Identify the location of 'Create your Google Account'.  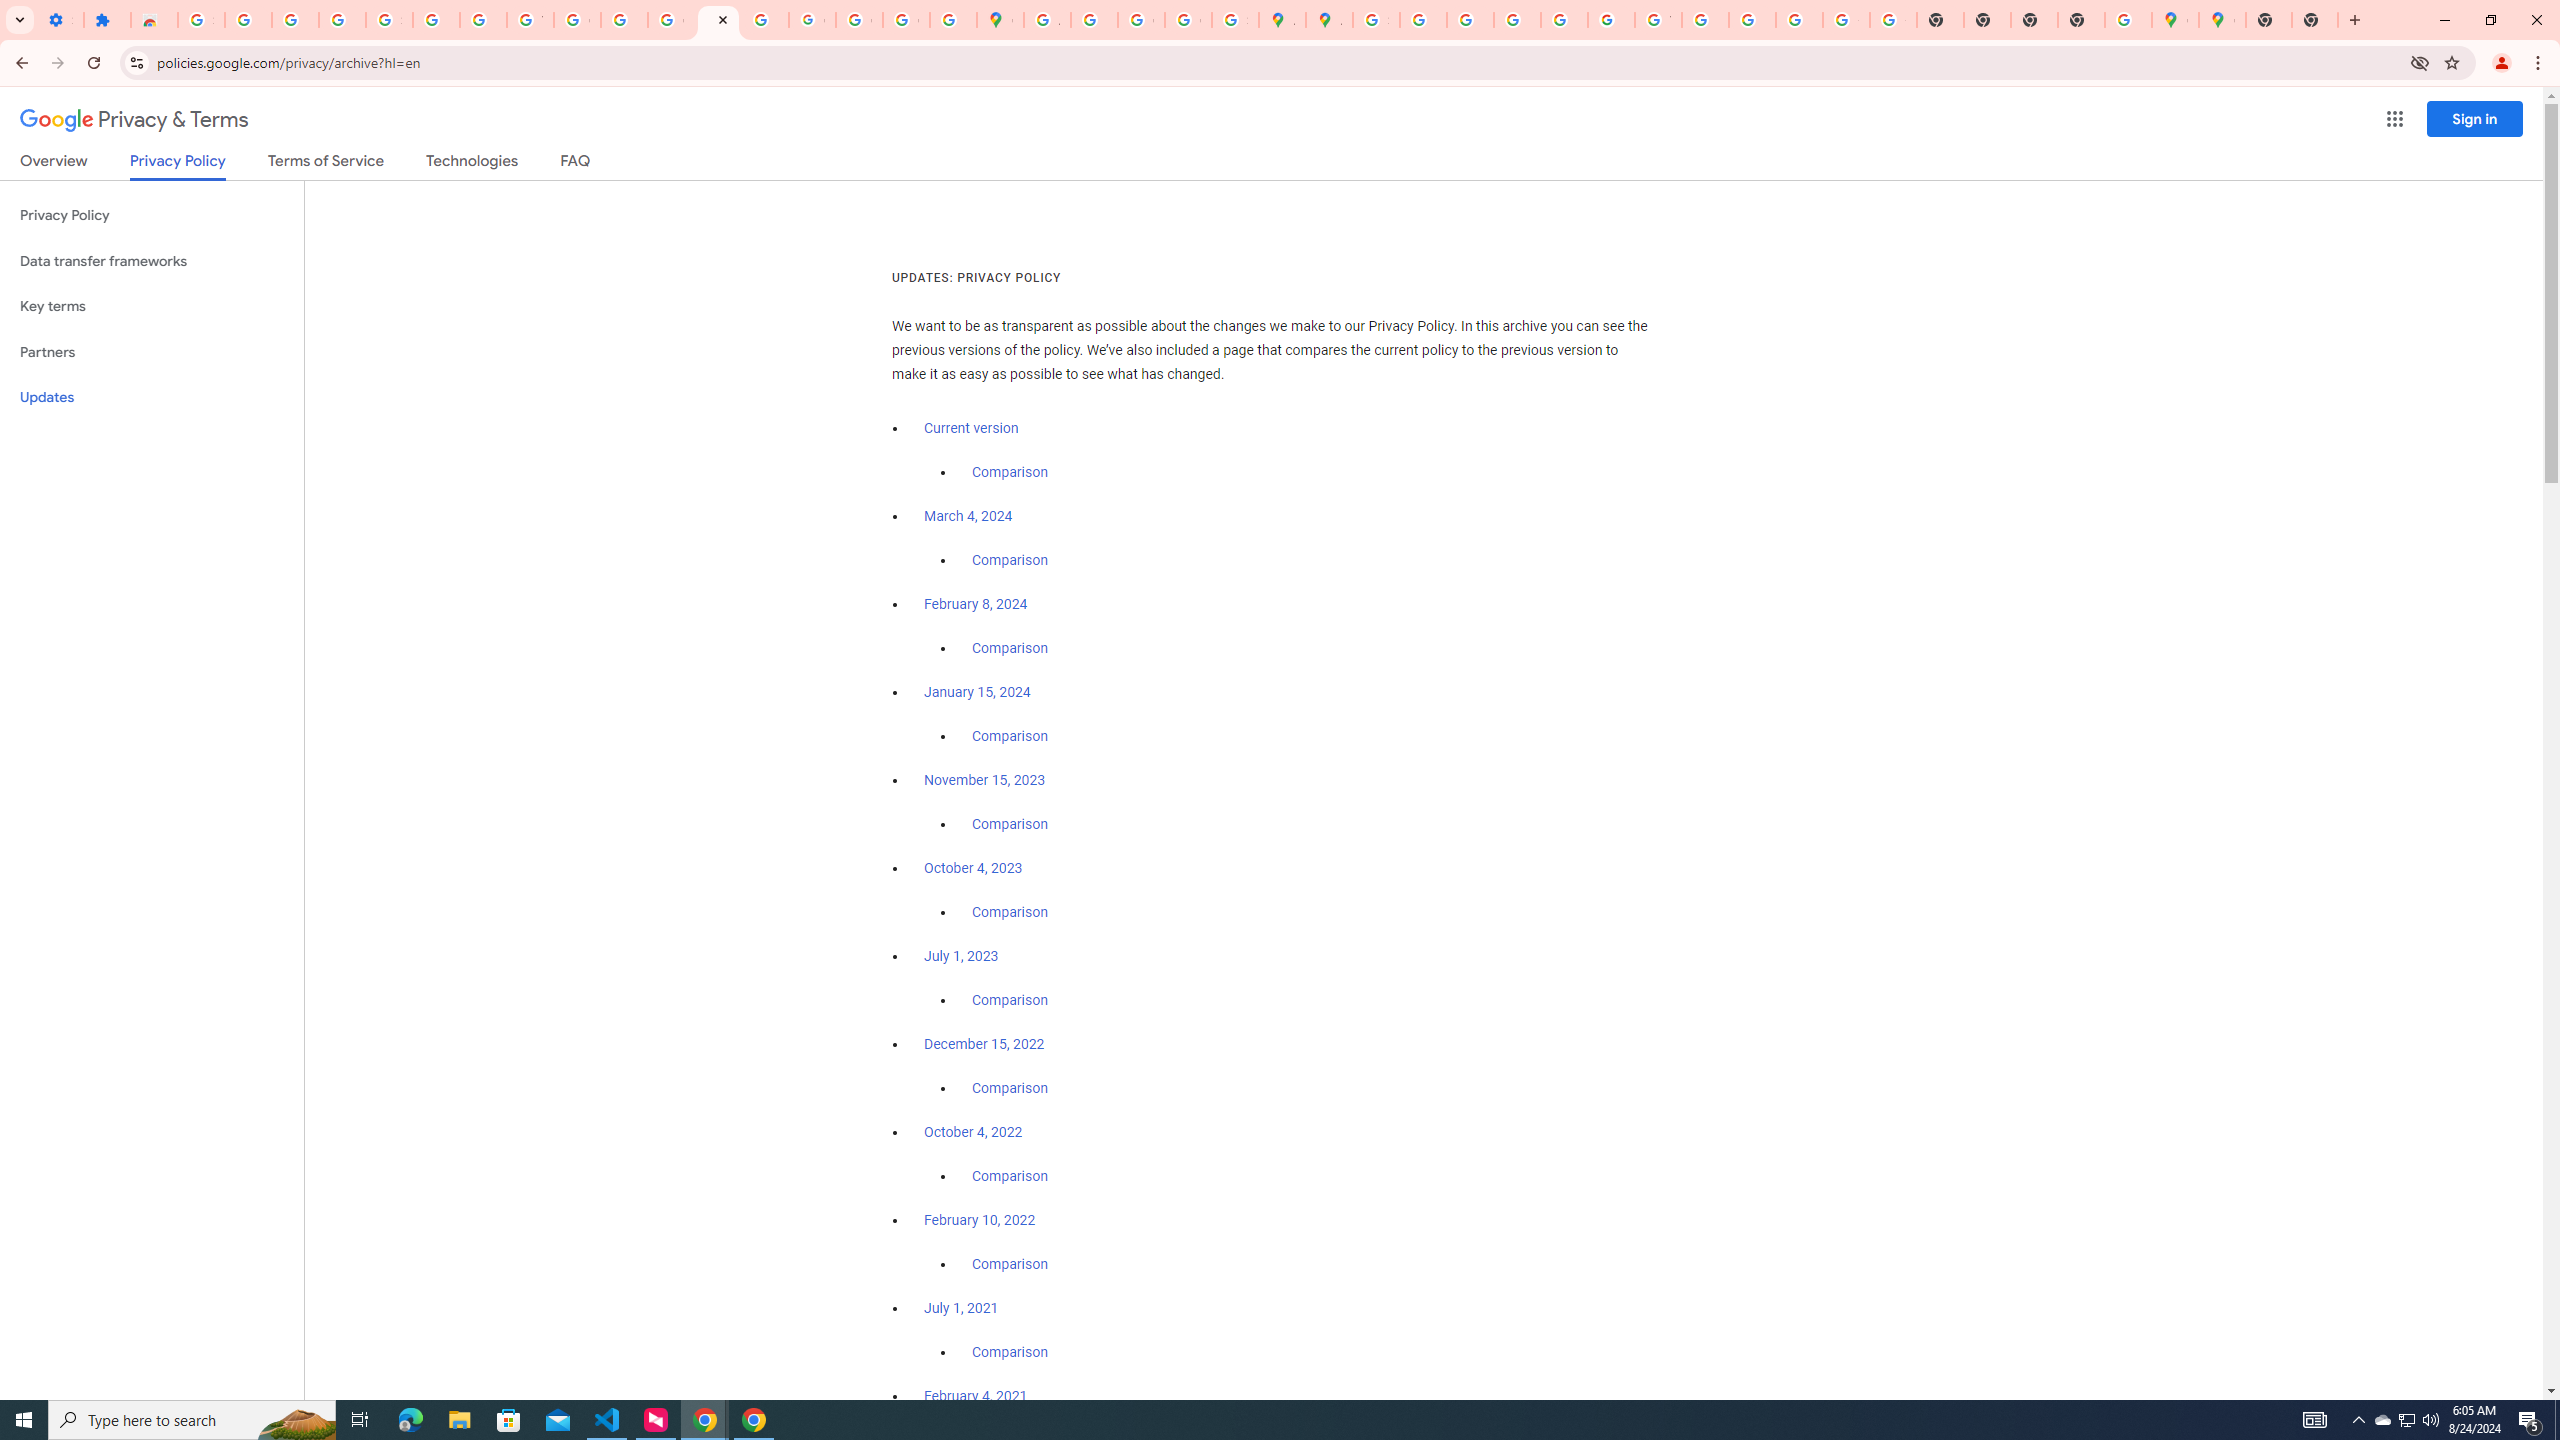
(1141, 19).